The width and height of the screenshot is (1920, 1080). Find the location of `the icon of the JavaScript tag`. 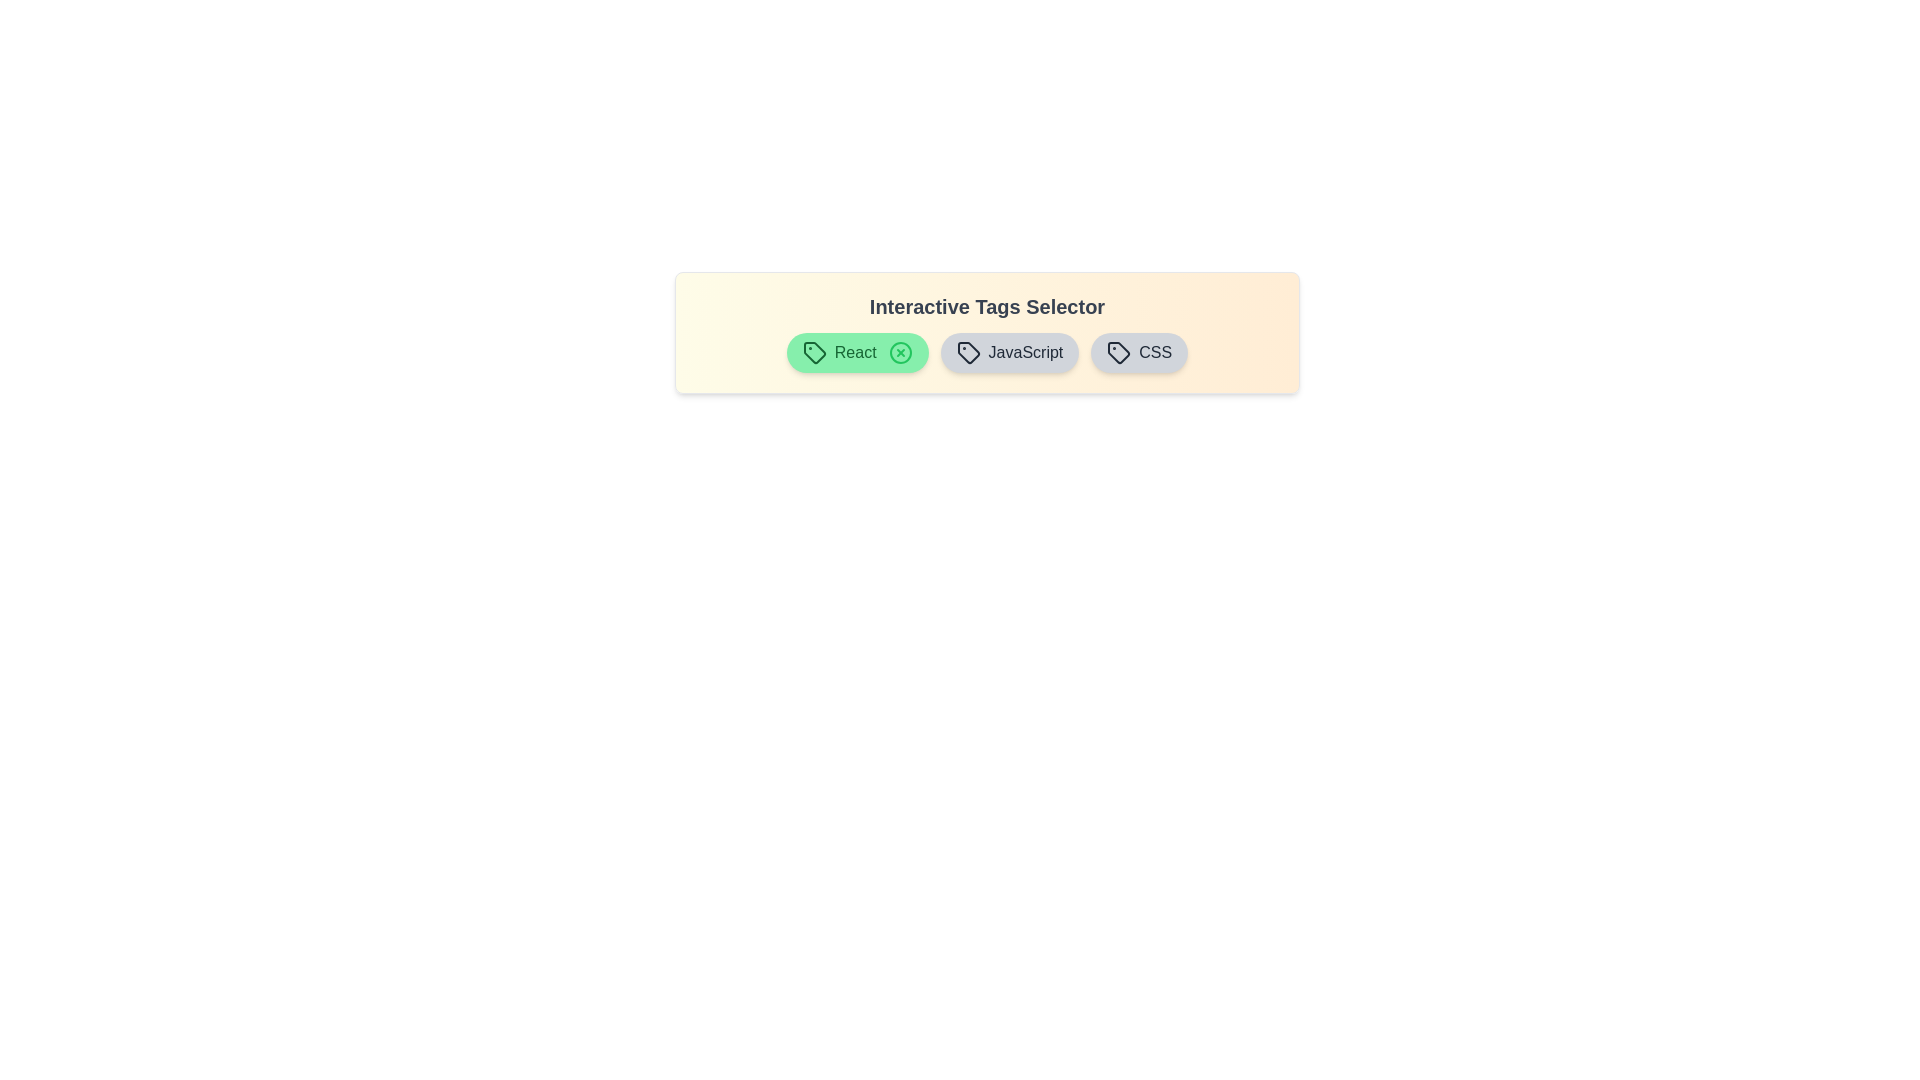

the icon of the JavaScript tag is located at coordinates (1025, 352).